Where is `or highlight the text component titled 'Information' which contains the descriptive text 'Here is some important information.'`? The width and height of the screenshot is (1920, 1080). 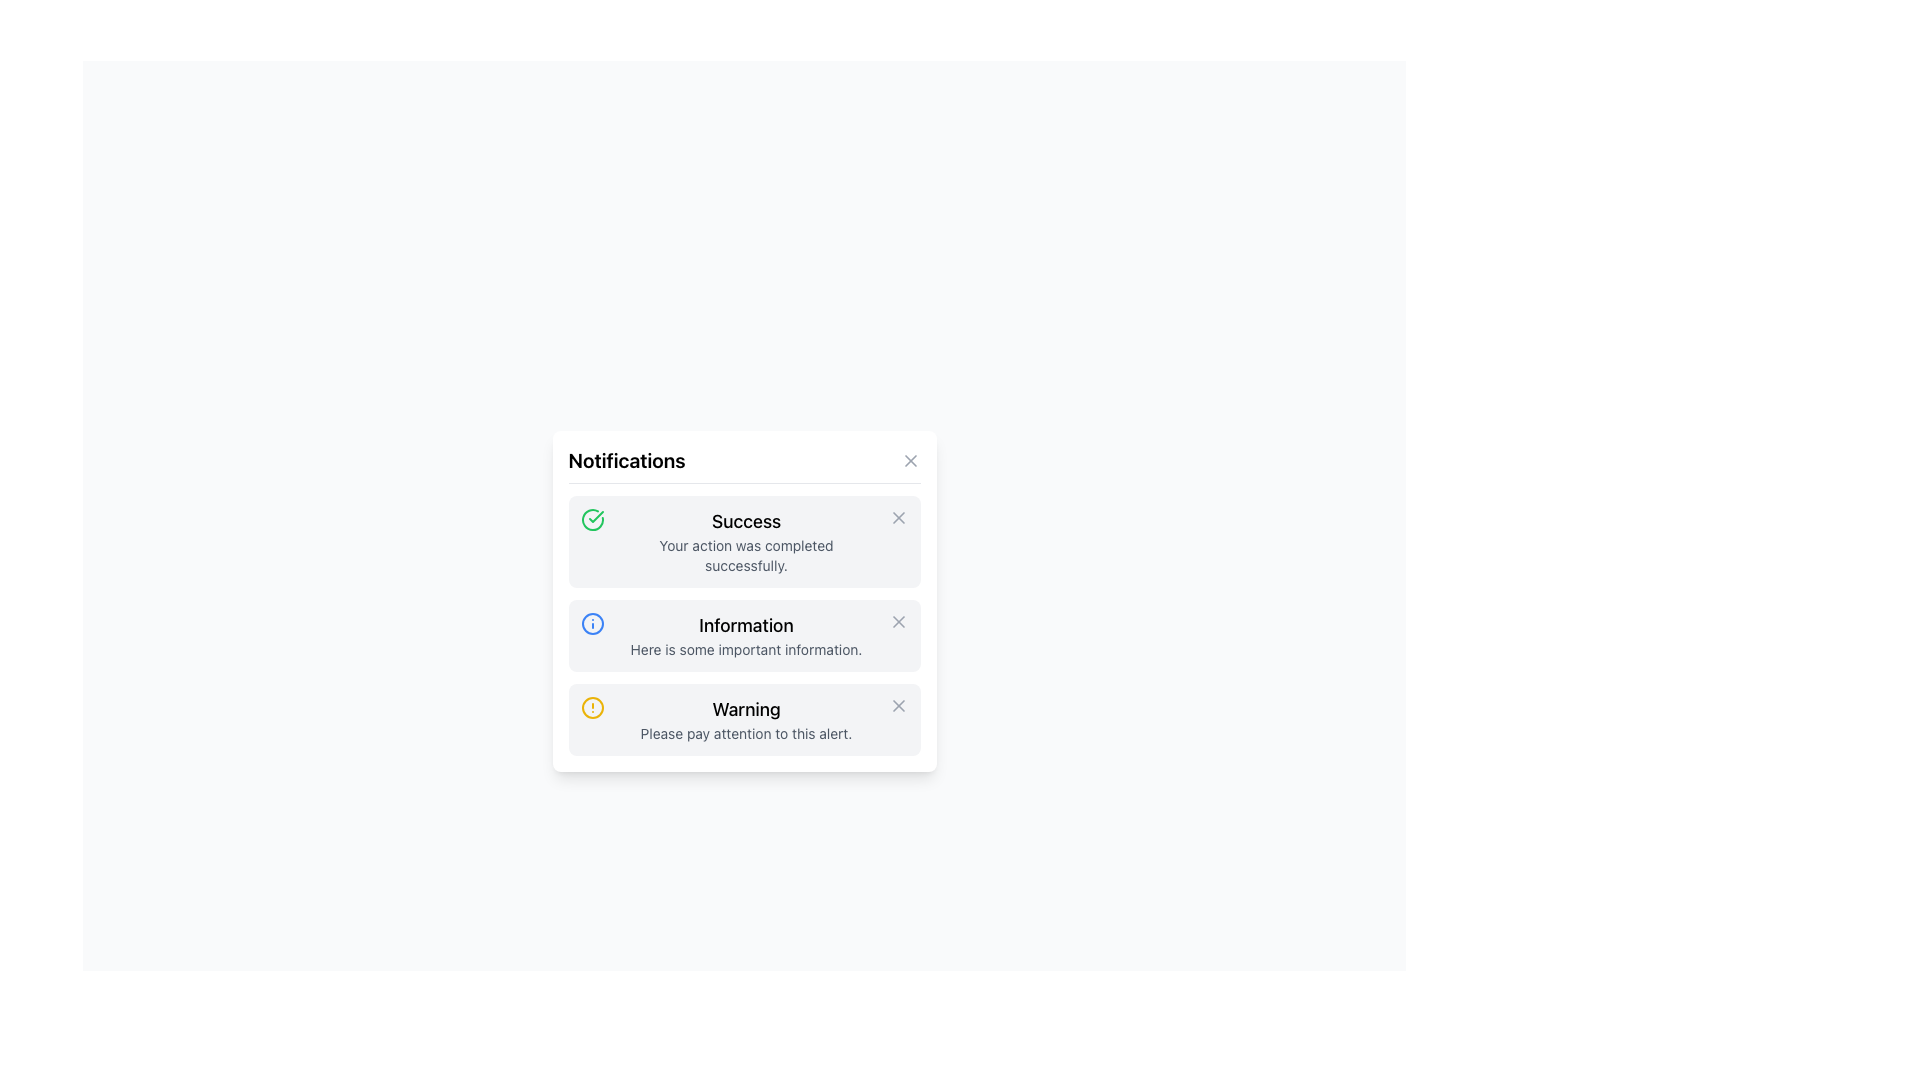
or highlight the text component titled 'Information' which contains the descriptive text 'Here is some important information.' is located at coordinates (745, 635).